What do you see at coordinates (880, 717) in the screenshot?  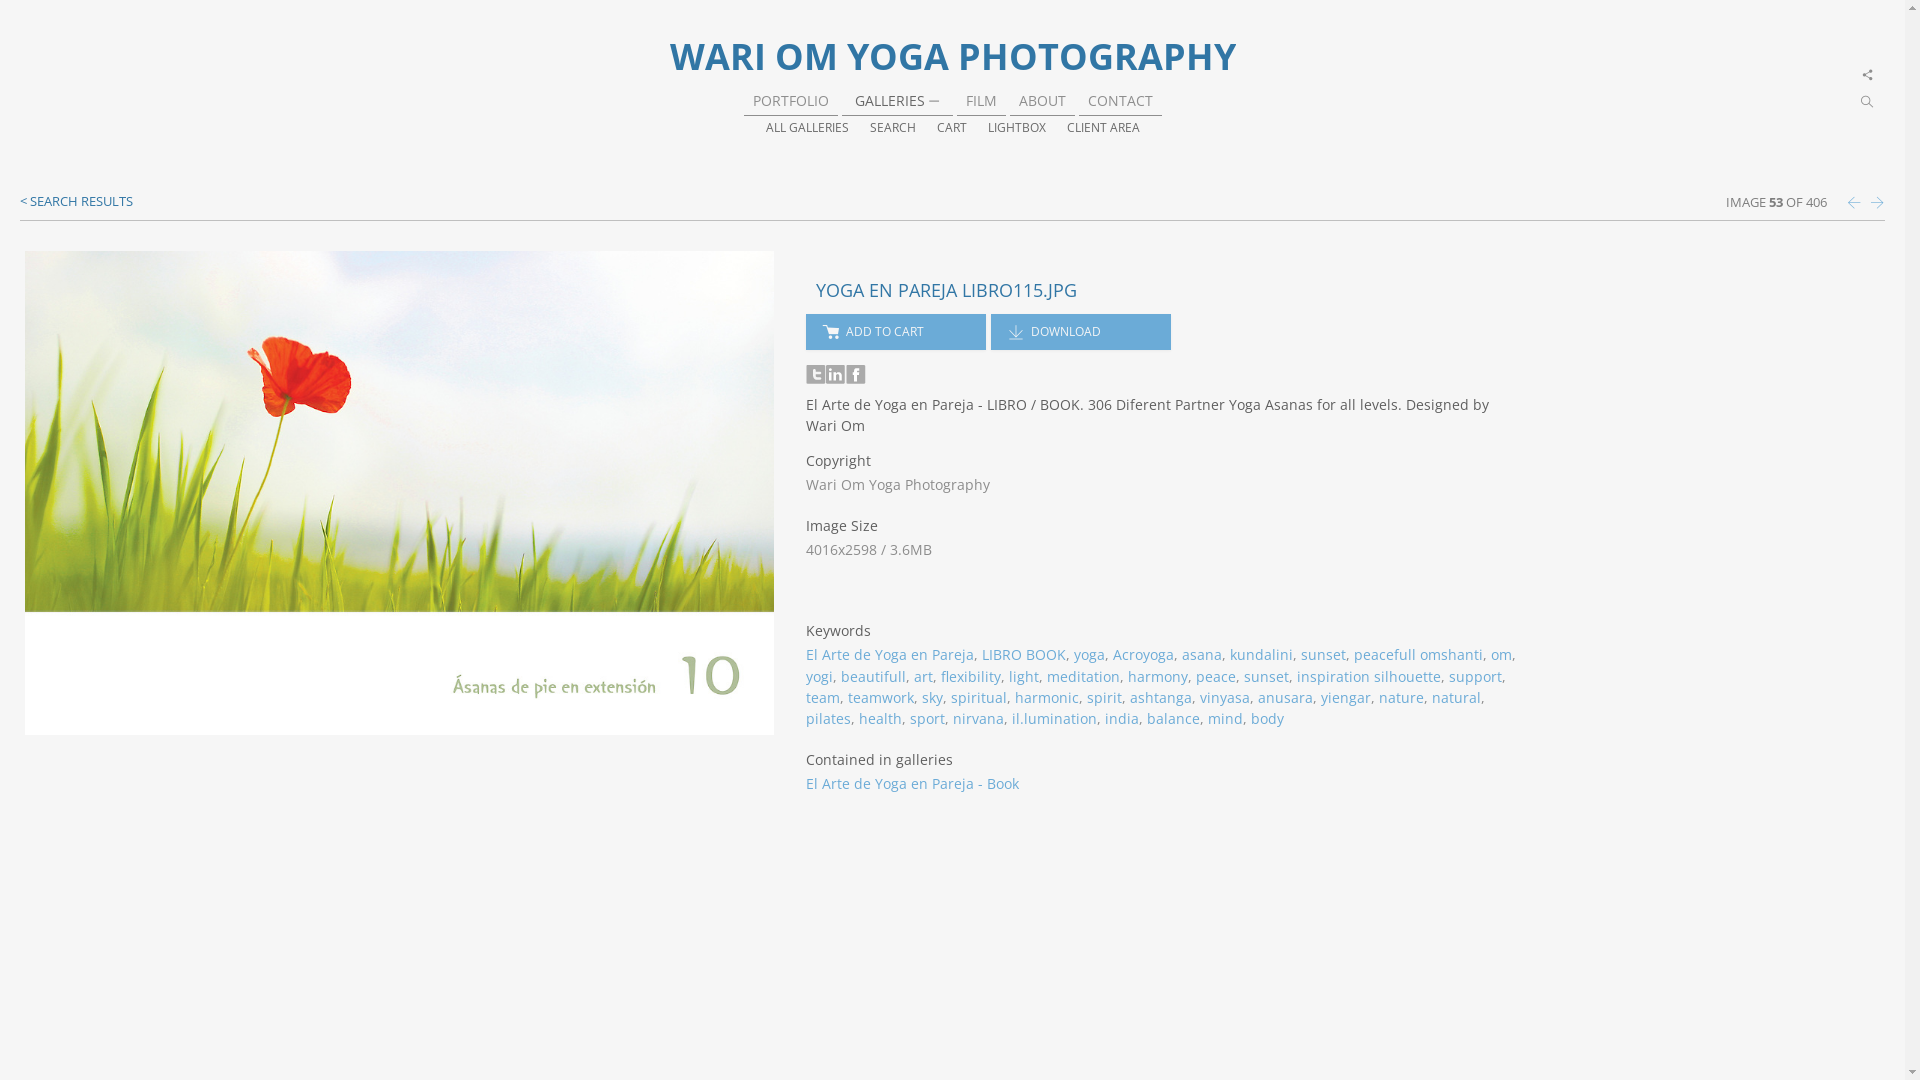 I see `'health'` at bounding box center [880, 717].